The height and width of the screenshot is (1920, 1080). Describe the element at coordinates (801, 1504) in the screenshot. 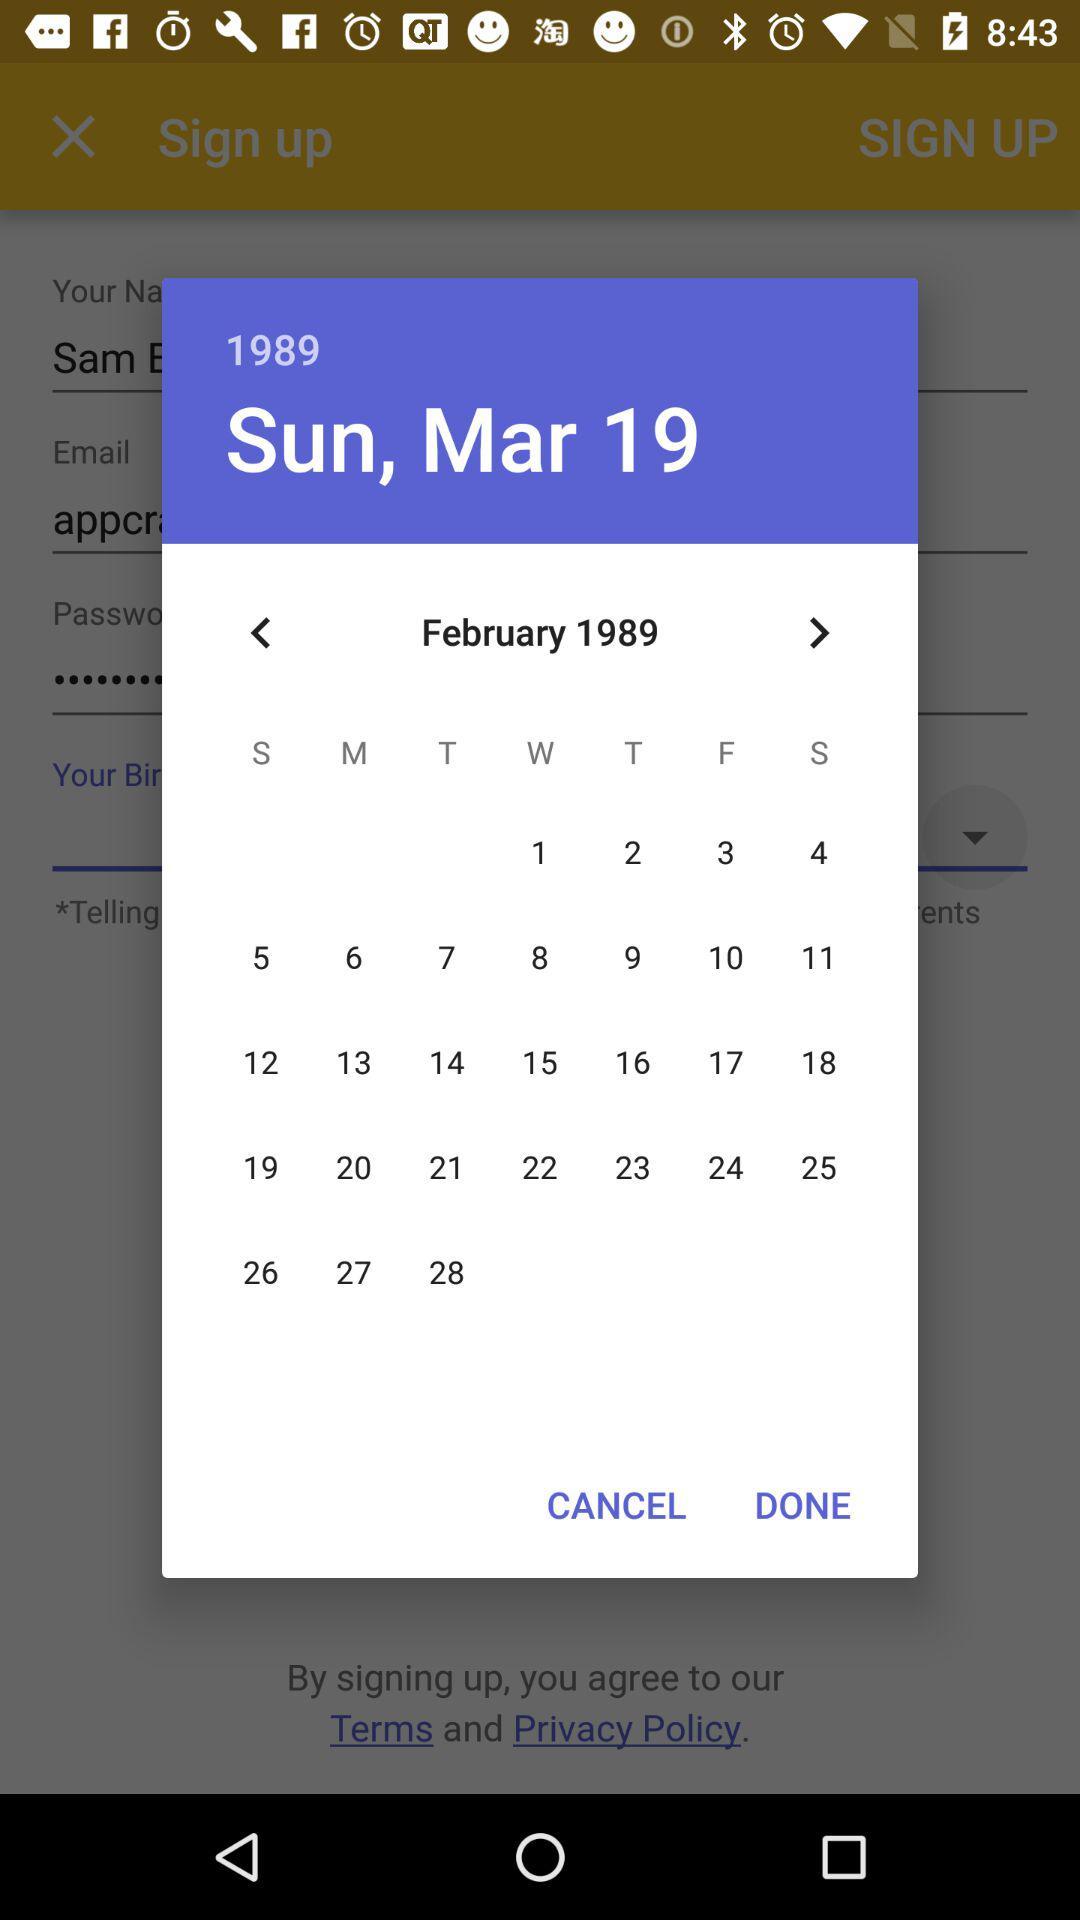

I see `the item next to cancel icon` at that location.